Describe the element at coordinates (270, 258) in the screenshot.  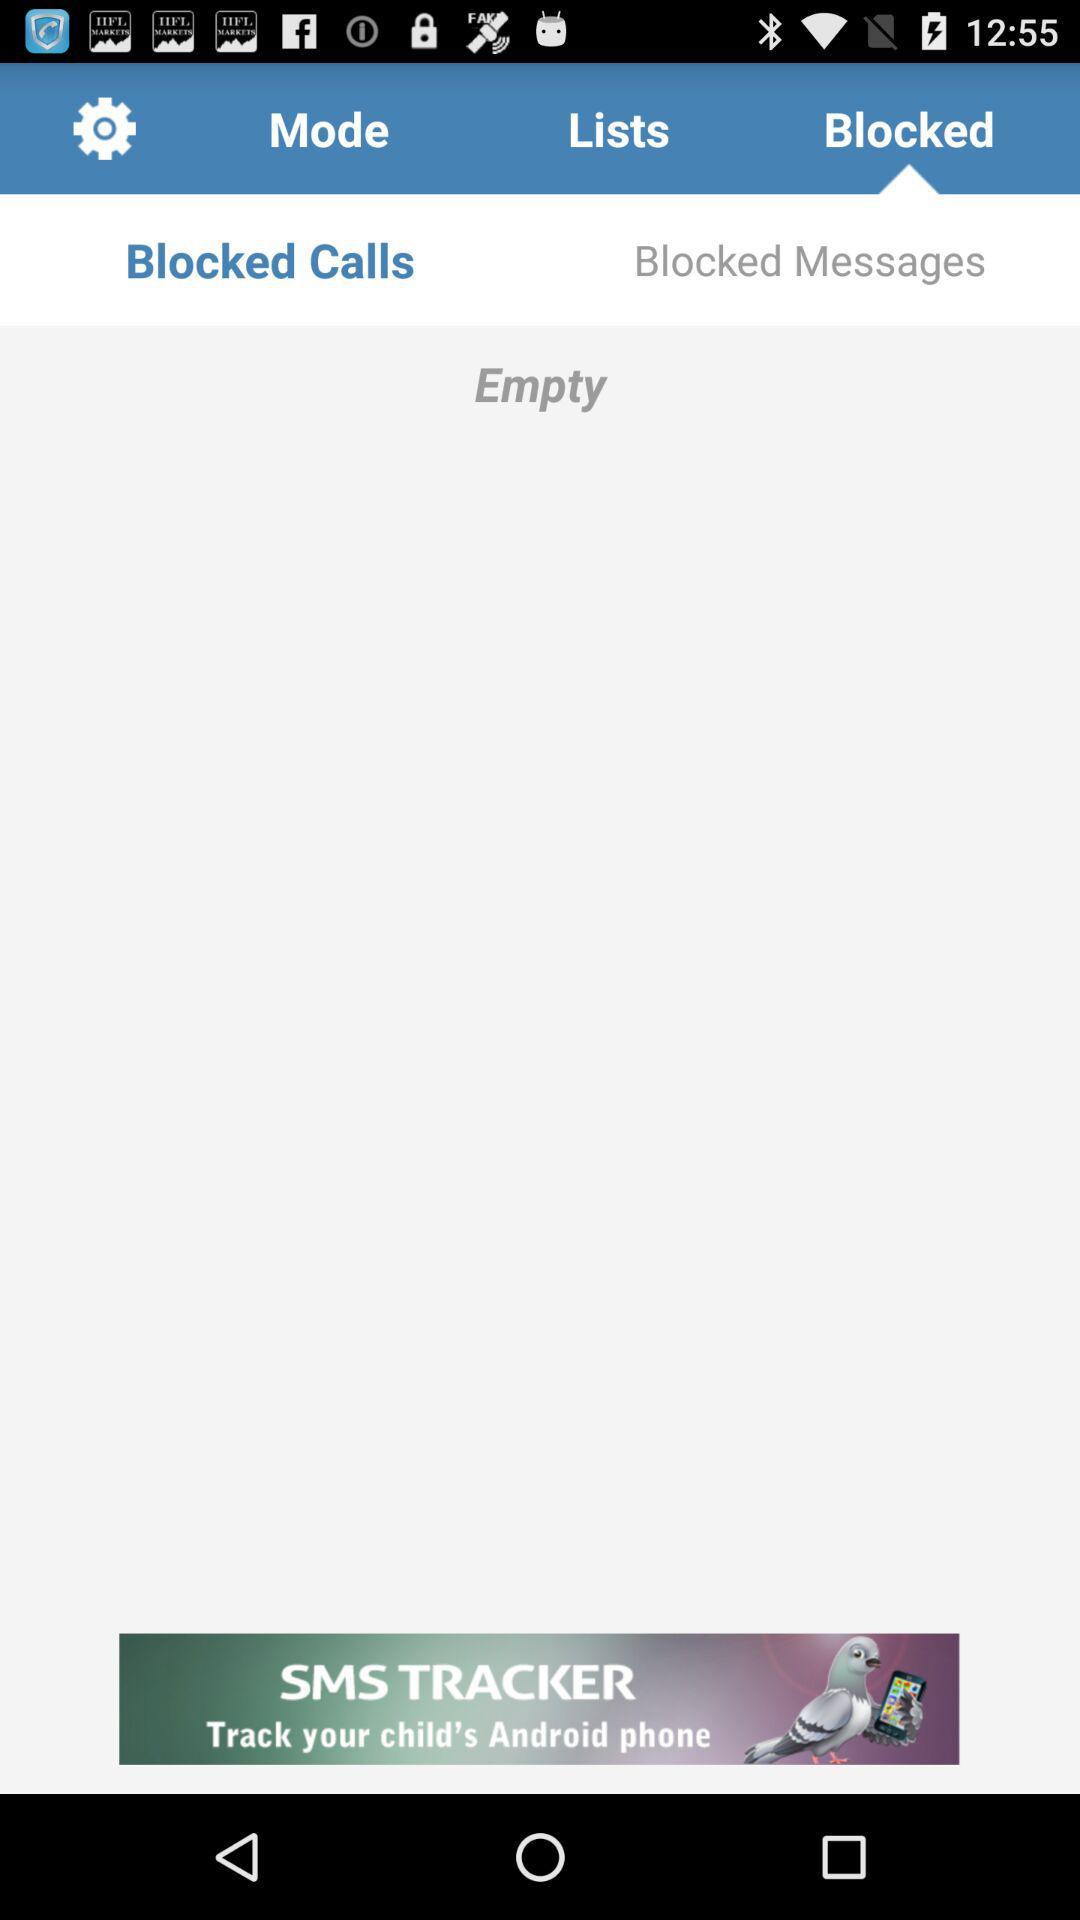
I see `the blocked calls item` at that location.